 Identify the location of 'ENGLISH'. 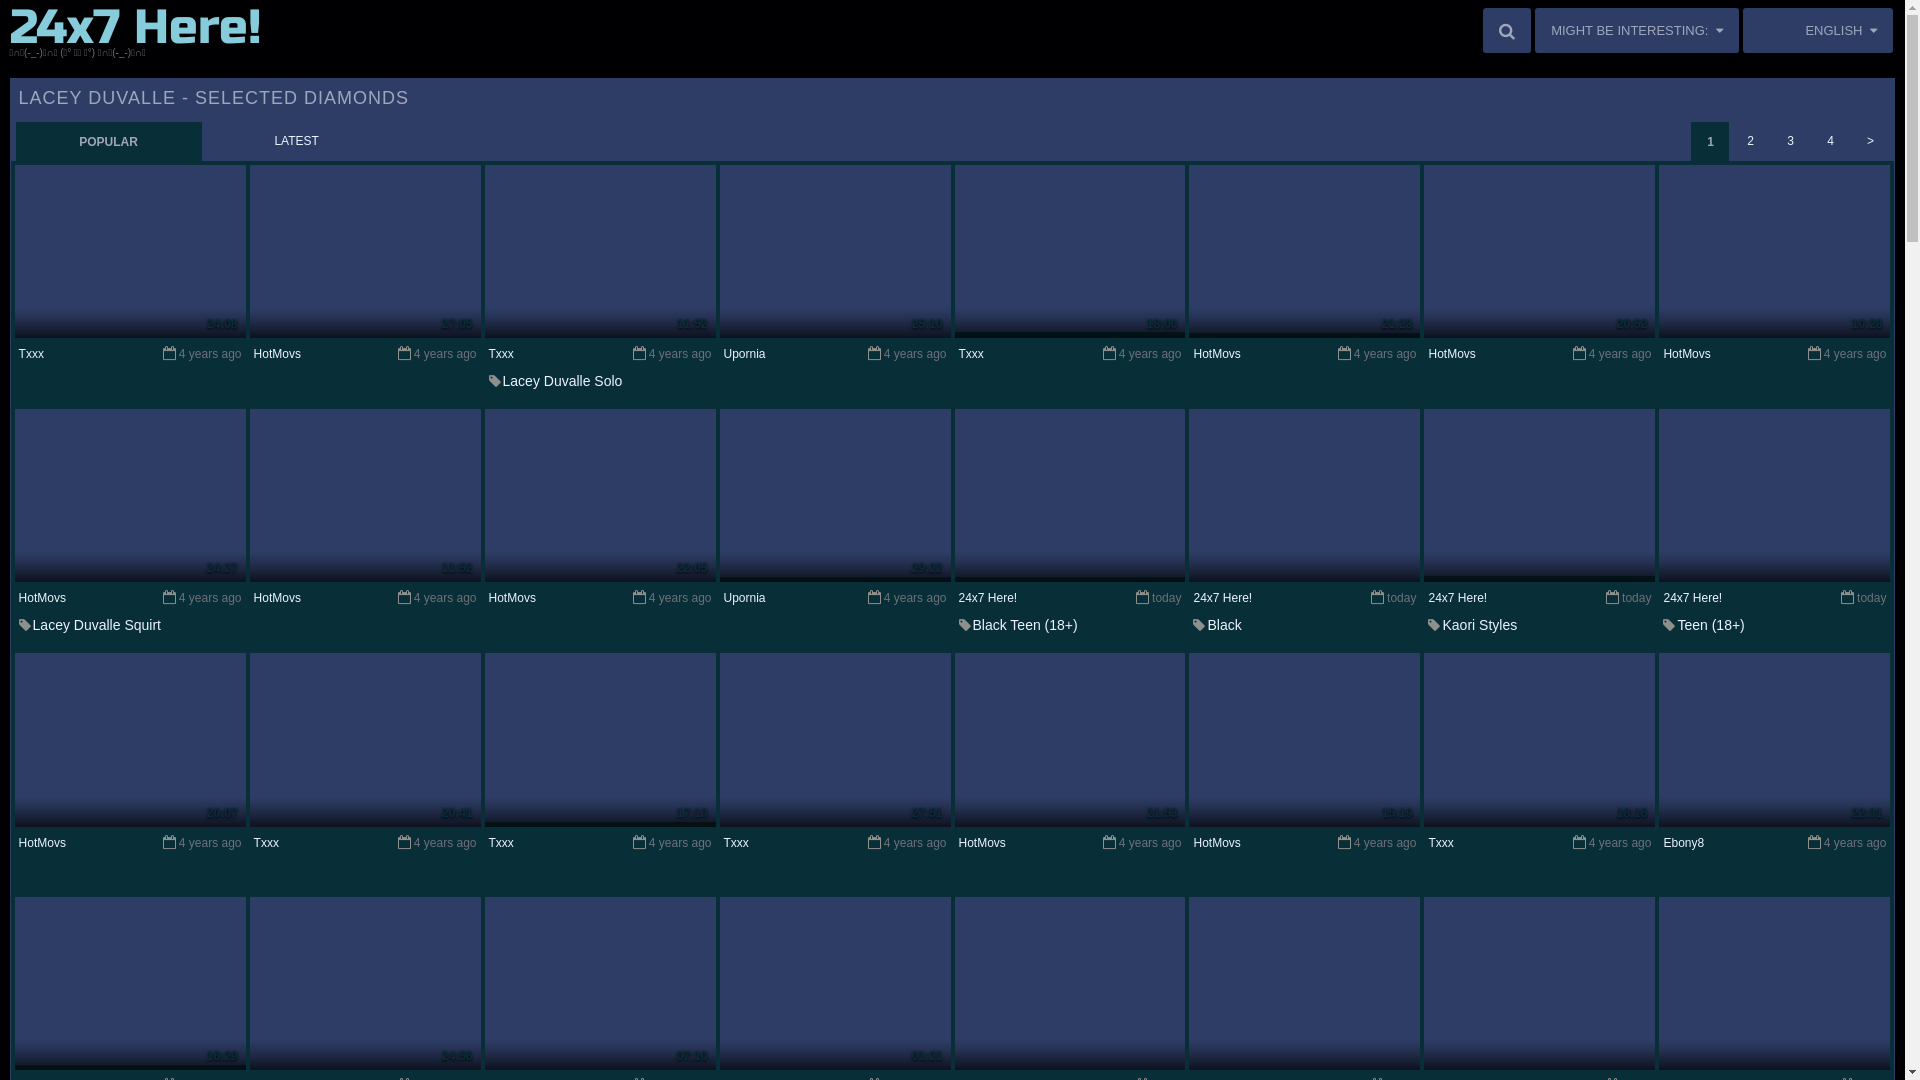
(1818, 30).